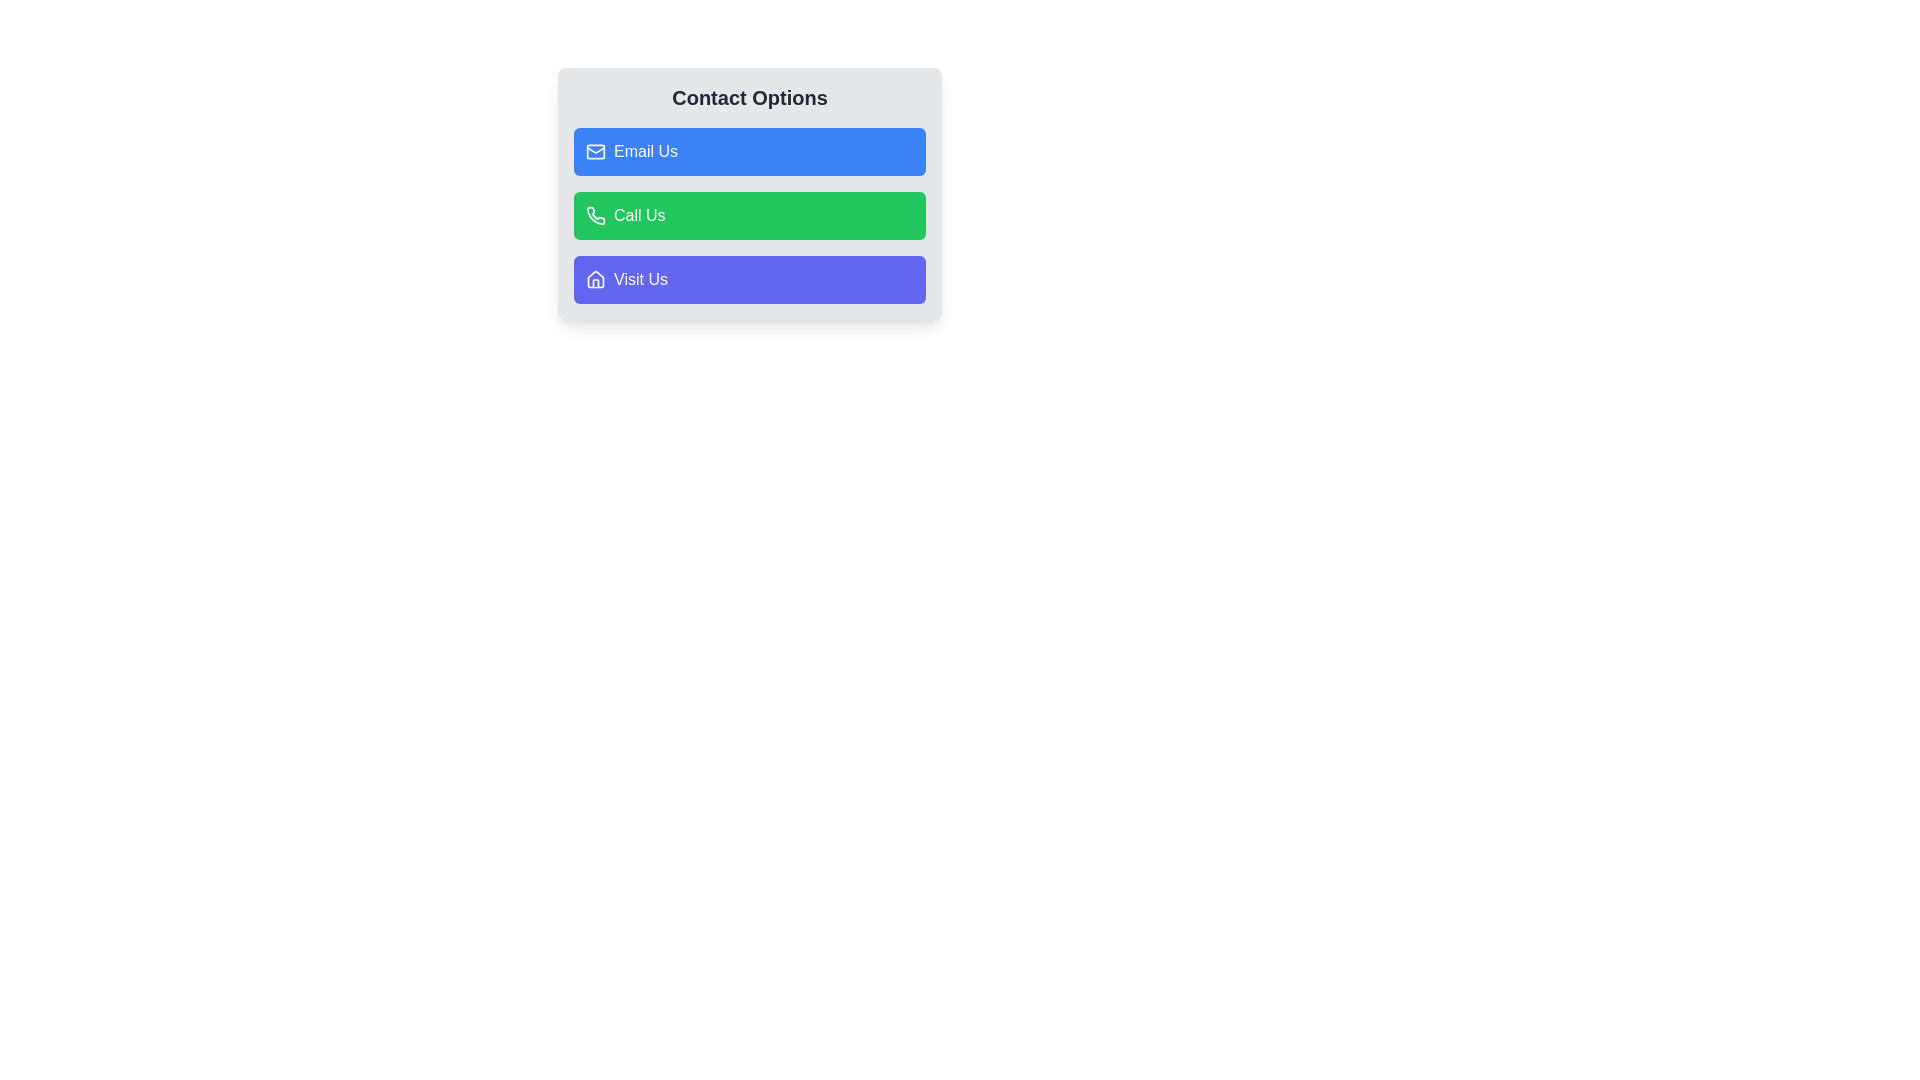 The width and height of the screenshot is (1920, 1080). I want to click on the 'Call Us' button, so click(748, 193).